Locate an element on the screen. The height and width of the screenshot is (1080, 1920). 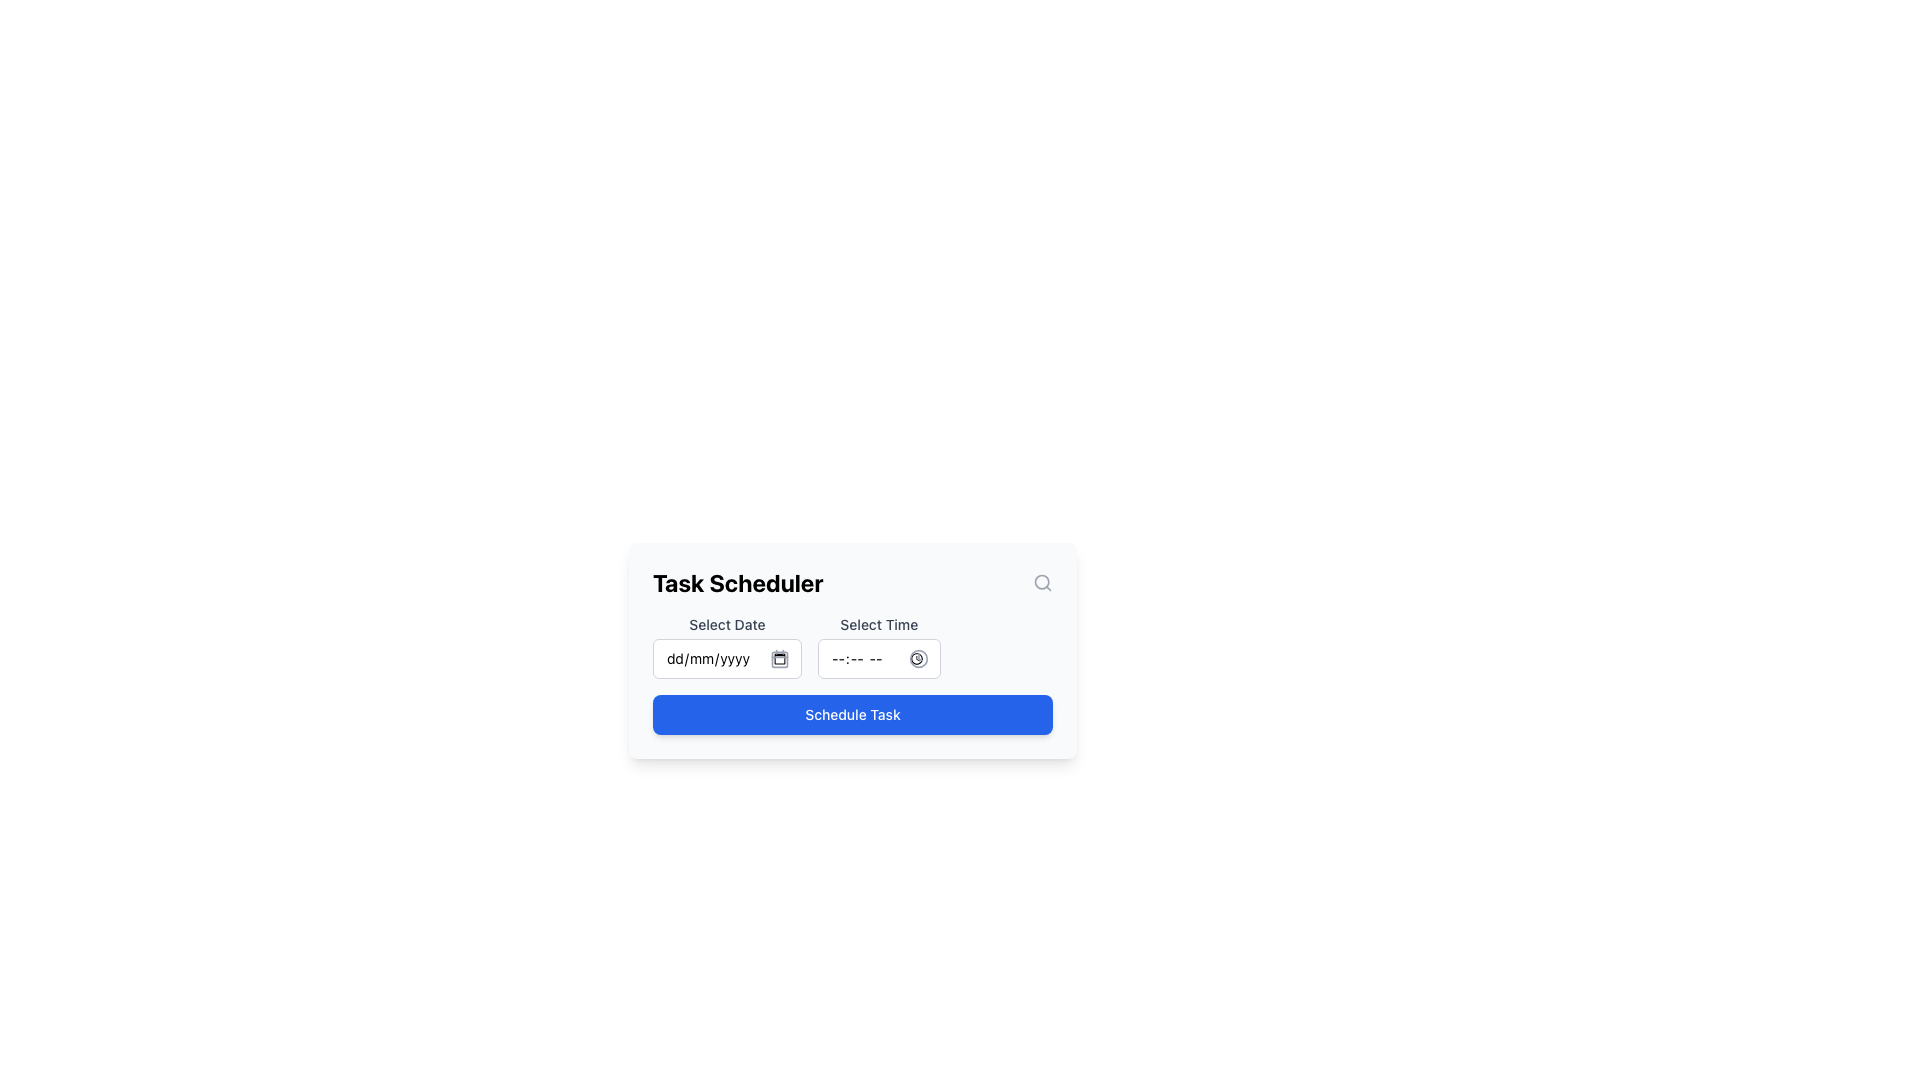
the 'Select Time' label, which is styled with a small font size and medium weight in gray, located in the top-center region of the 'Task Scheduler' form above the time input field is located at coordinates (879, 623).